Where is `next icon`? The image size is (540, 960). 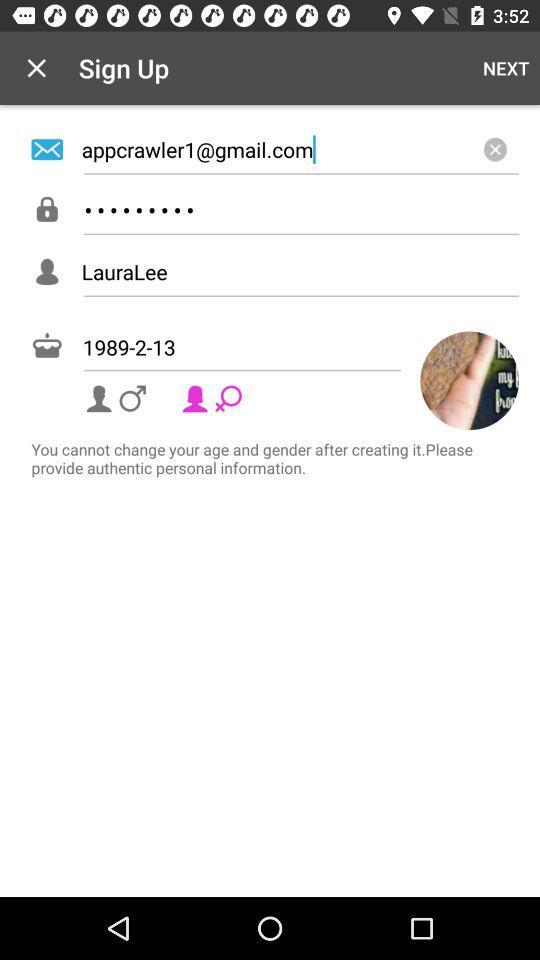
next icon is located at coordinates (505, 68).